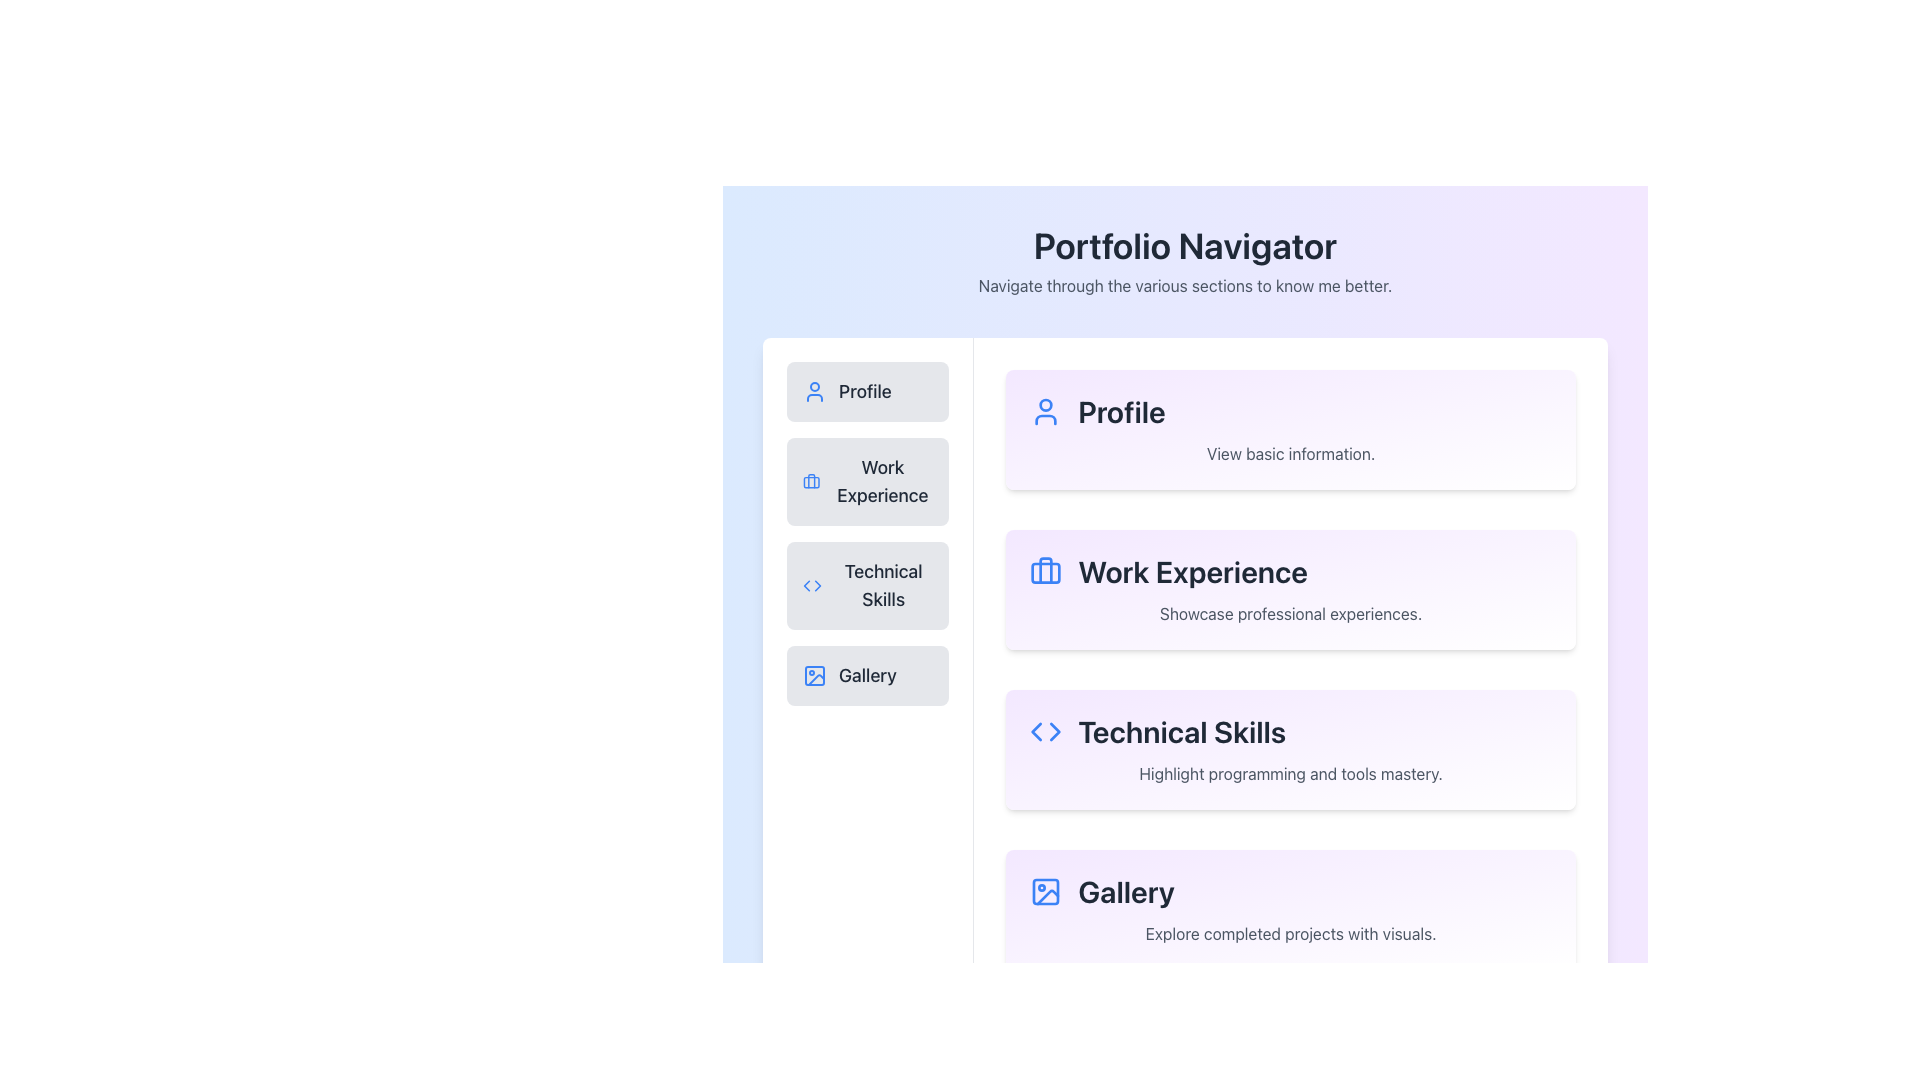 Image resolution: width=1920 pixels, height=1080 pixels. Describe the element at coordinates (815, 675) in the screenshot. I see `the blue-colored icon resembling a photo or gallery representation located in the 'Gallery' menu, positioned to the left of the text label 'Gallery'` at that location.